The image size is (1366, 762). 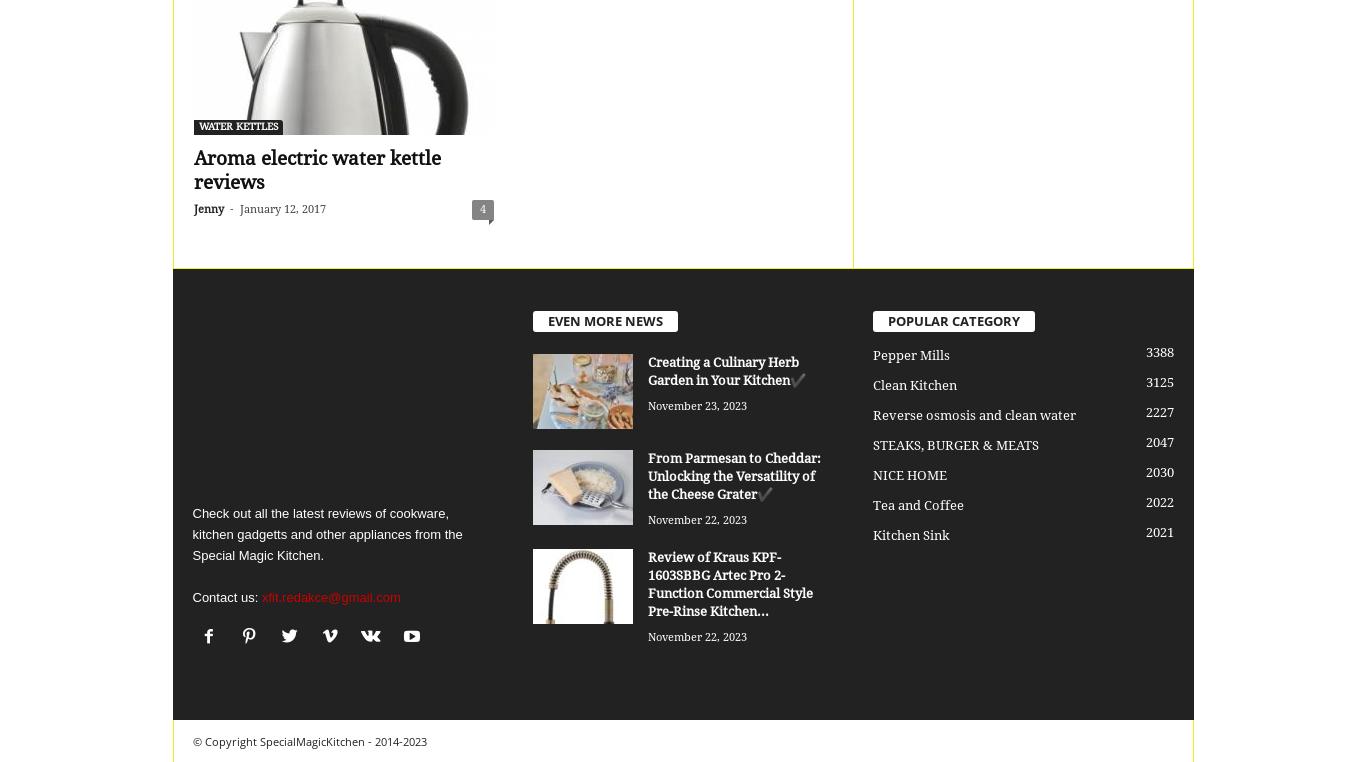 I want to click on 'POPULAR CATEGORY', so click(x=953, y=321).